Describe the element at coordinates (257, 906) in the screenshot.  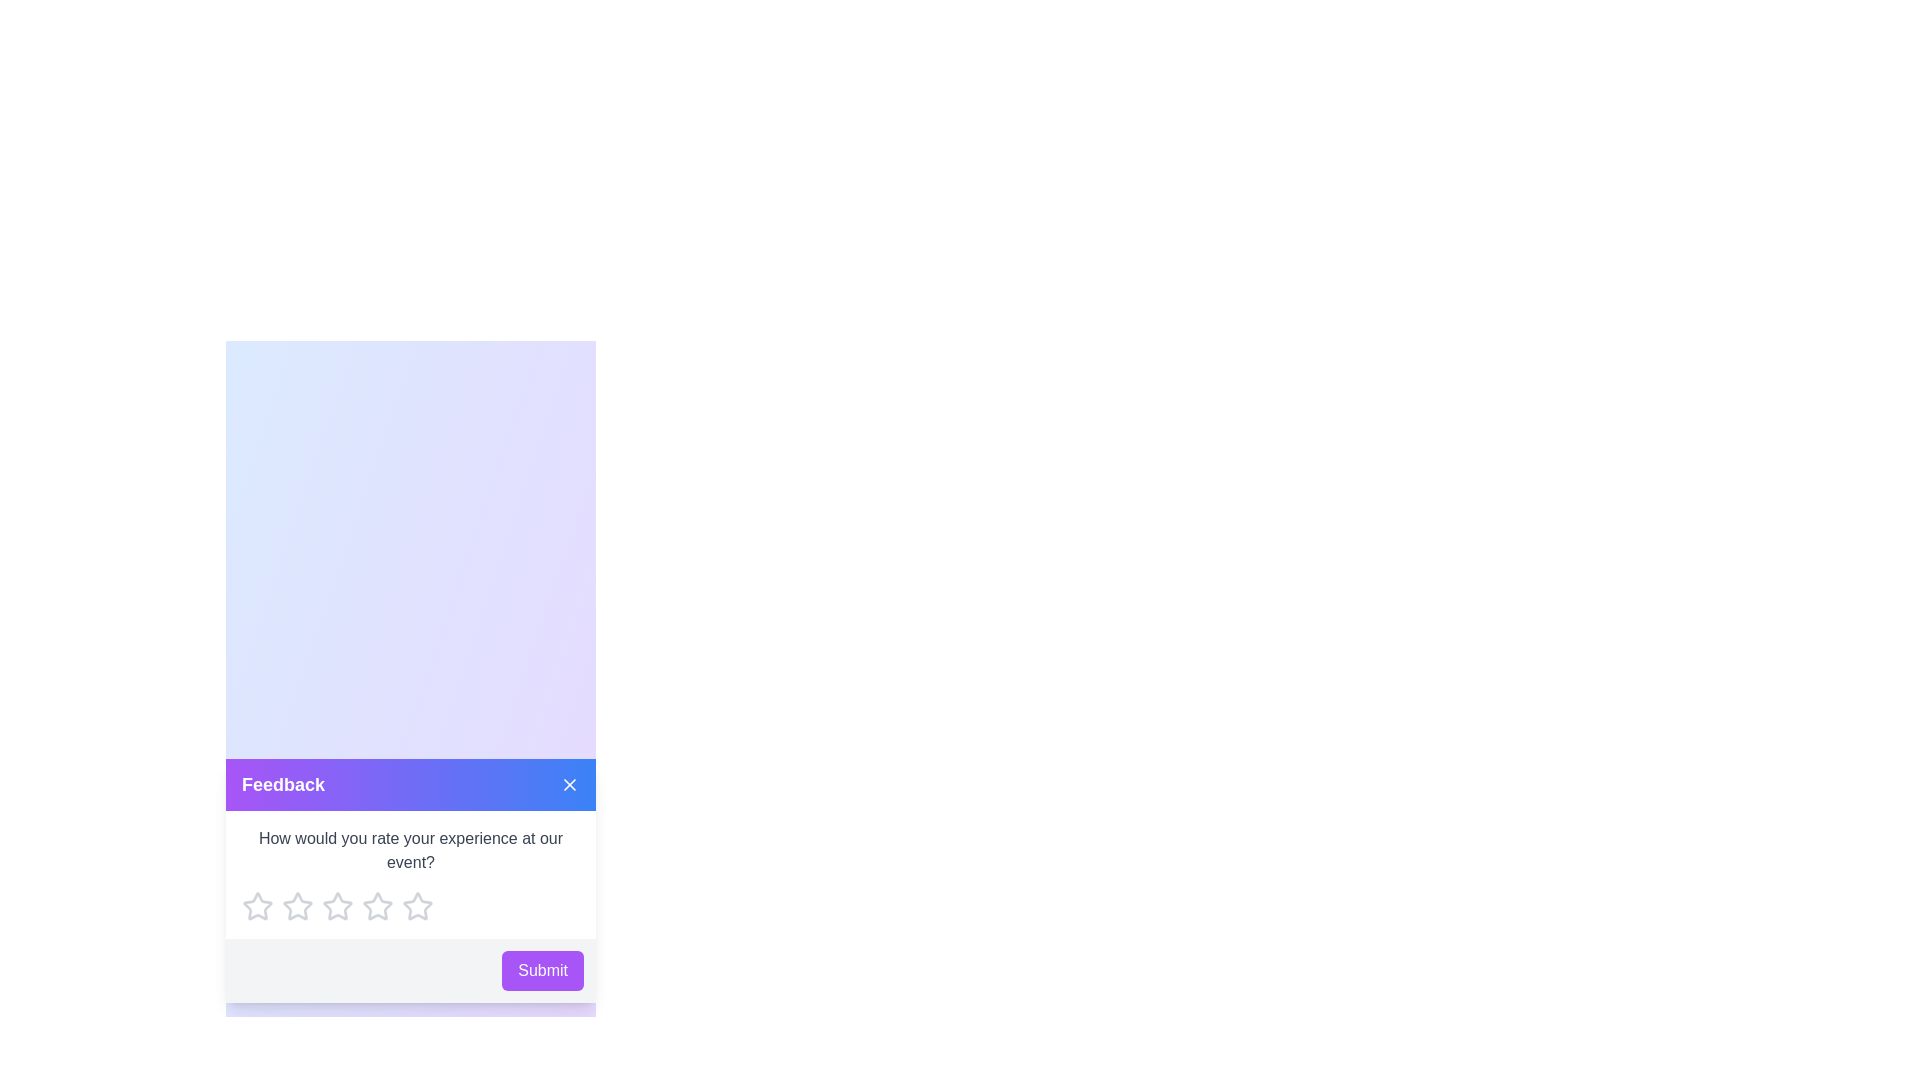
I see `the first star icon in the rating component located in the feedback section to provide a rating` at that location.